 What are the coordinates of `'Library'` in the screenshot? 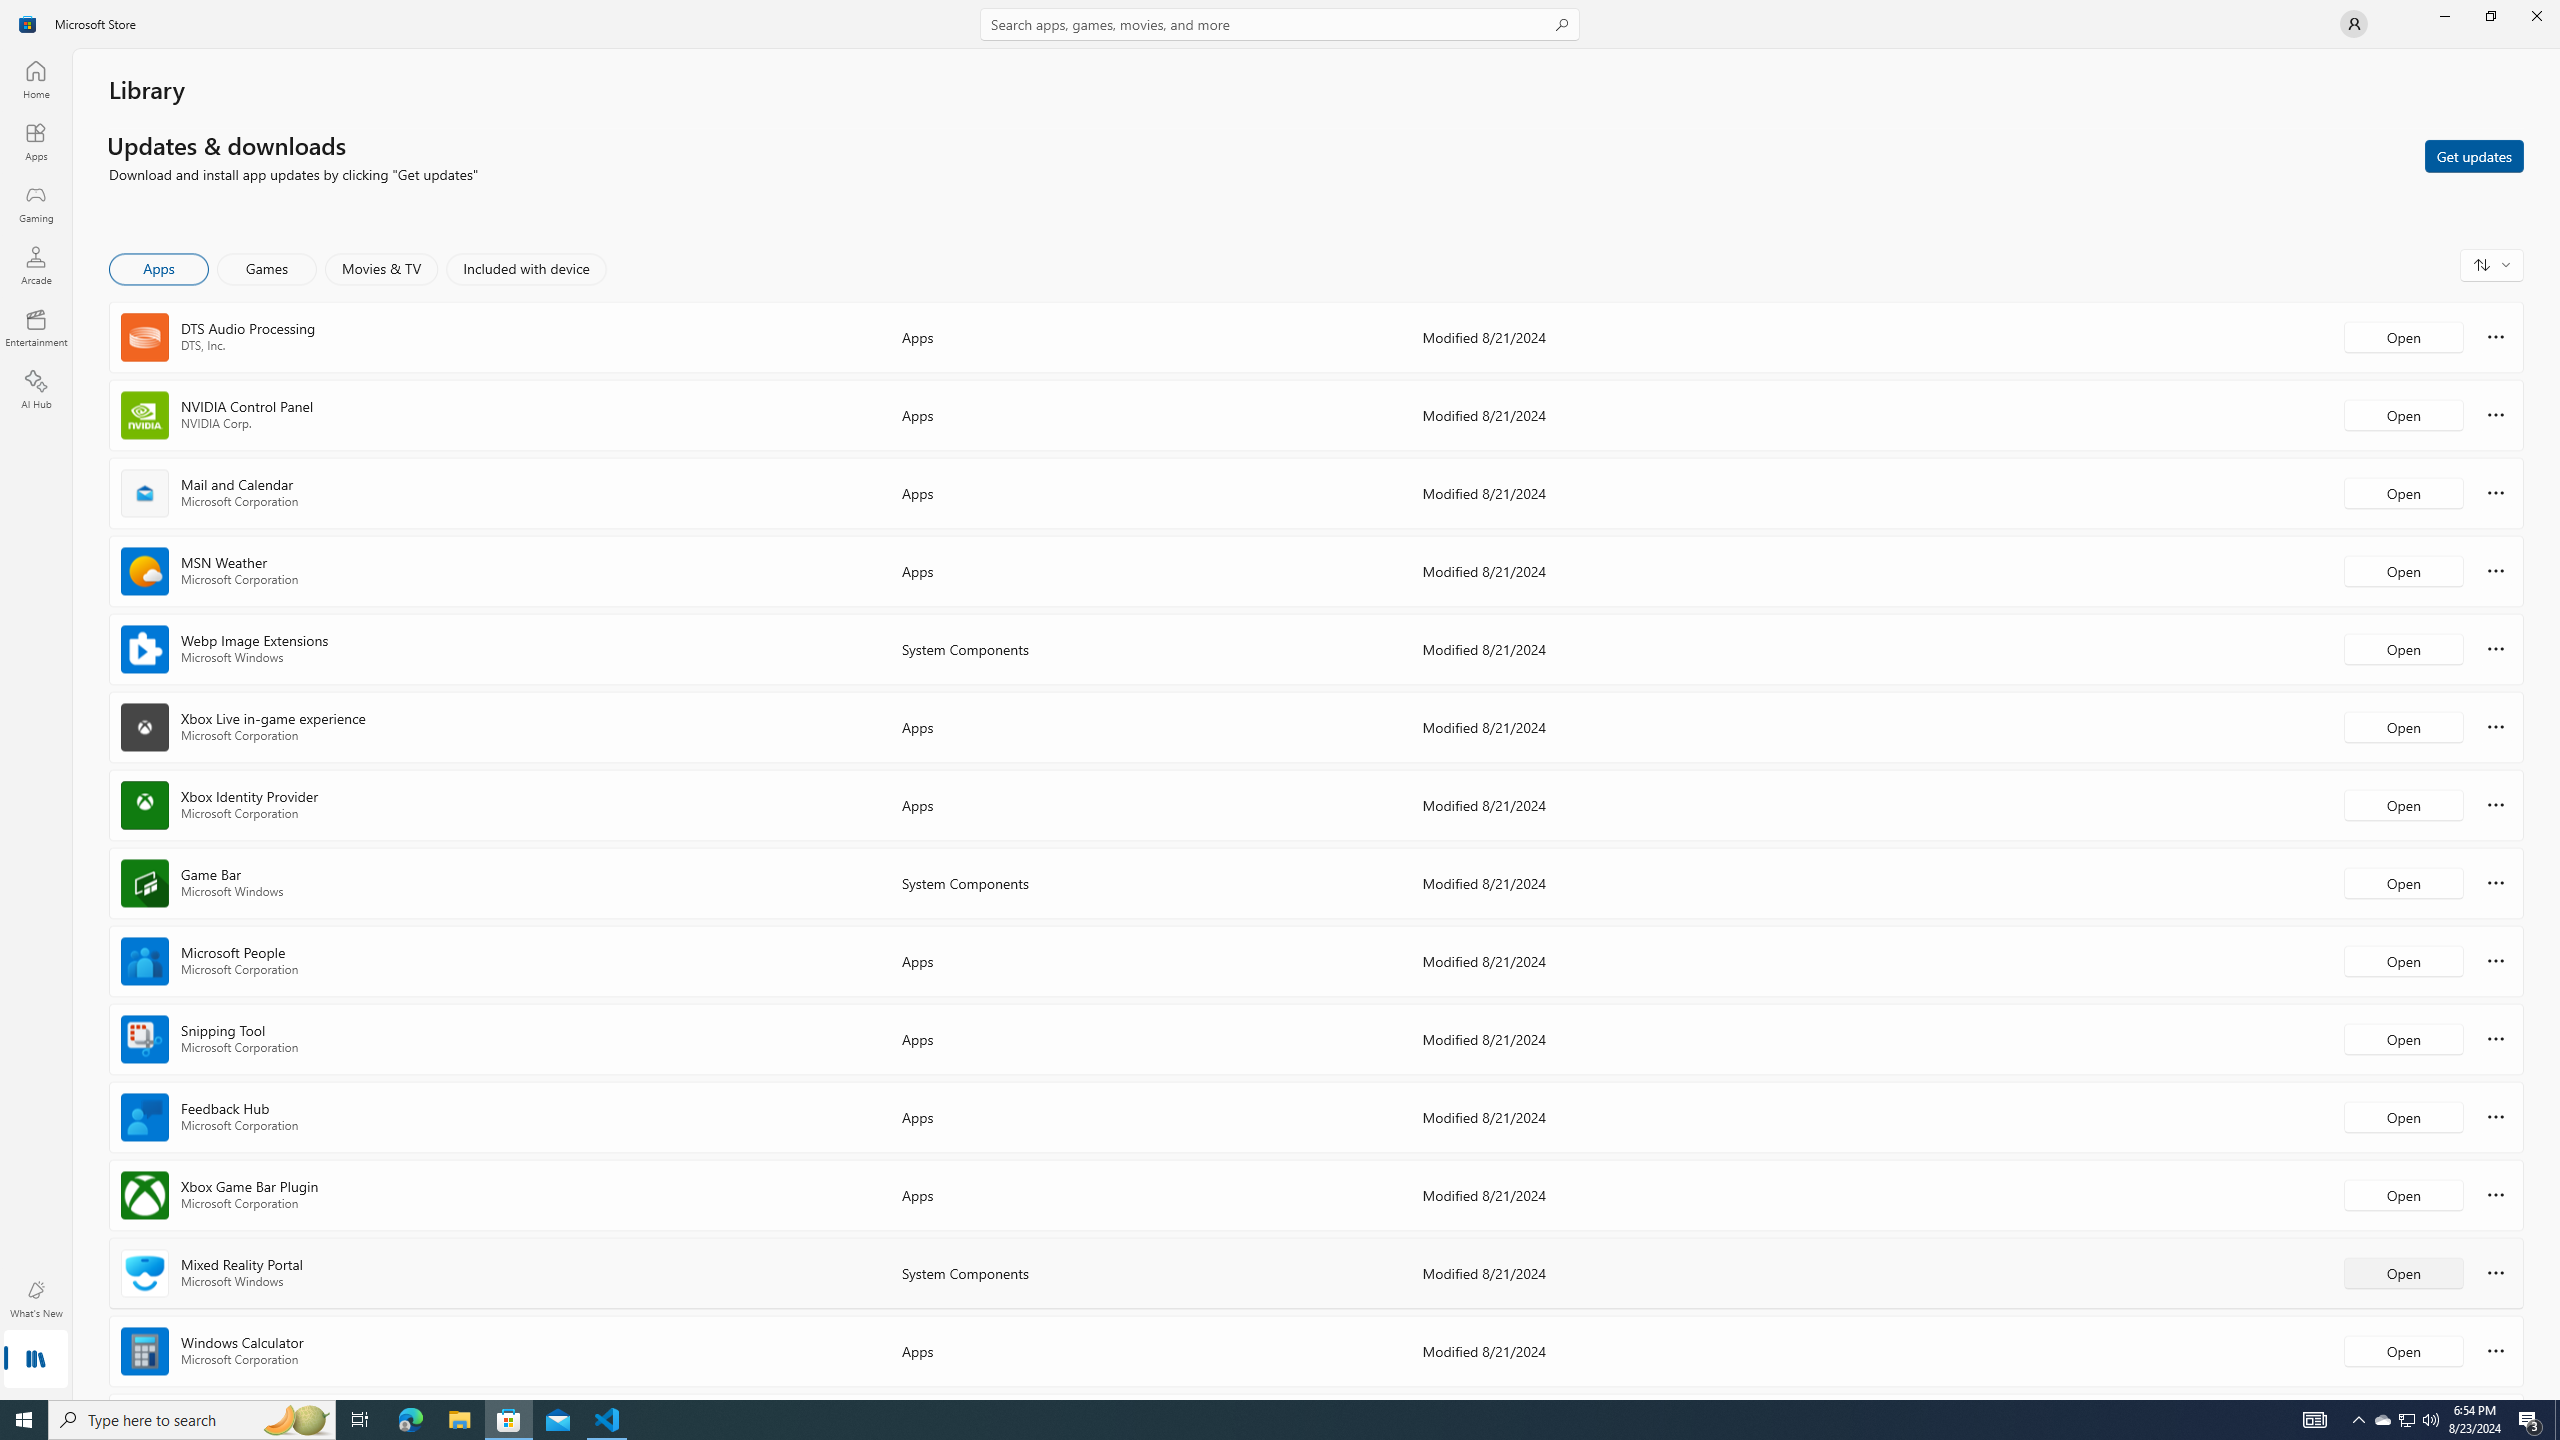 It's located at (34, 1360).